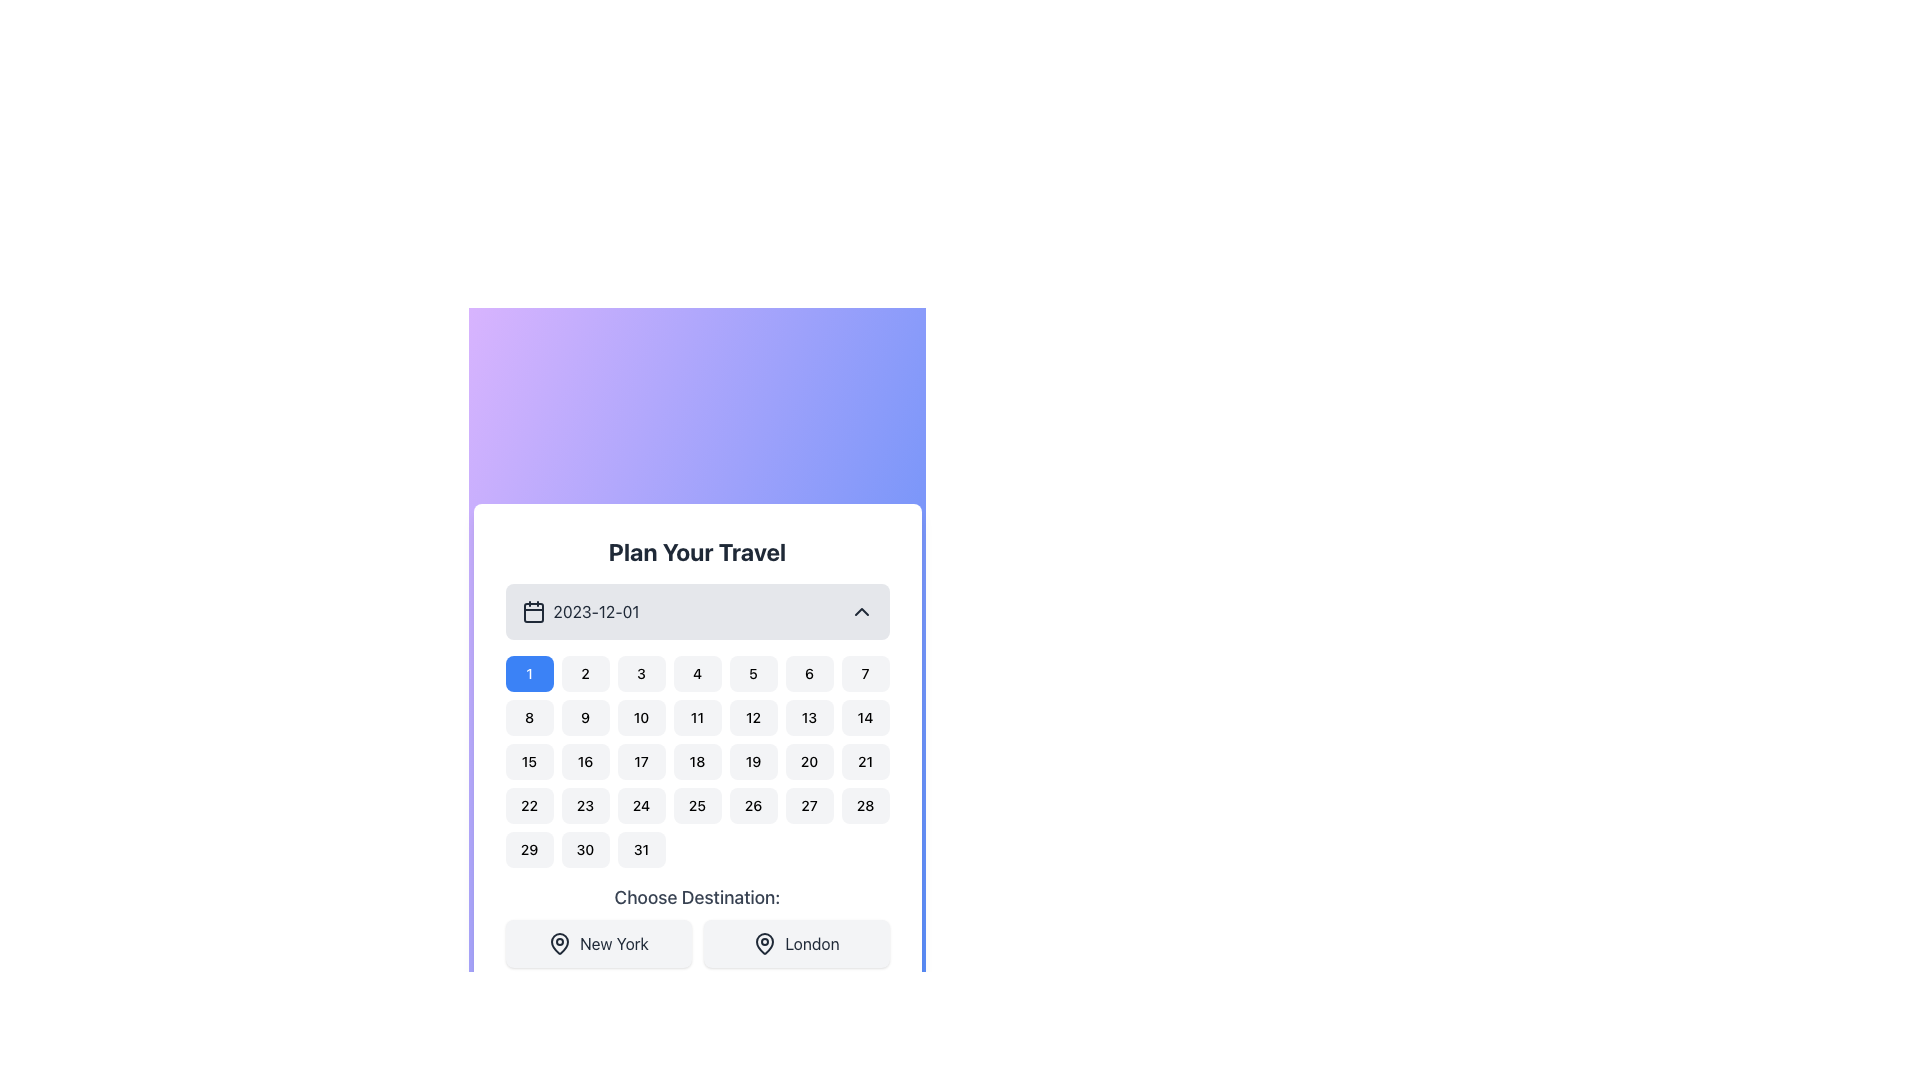 The image size is (1920, 1080). I want to click on the button labeled '6', which is styled with rounded corners and a gray background that changes to blue when hovered, to observe the hover effect, so click(809, 674).